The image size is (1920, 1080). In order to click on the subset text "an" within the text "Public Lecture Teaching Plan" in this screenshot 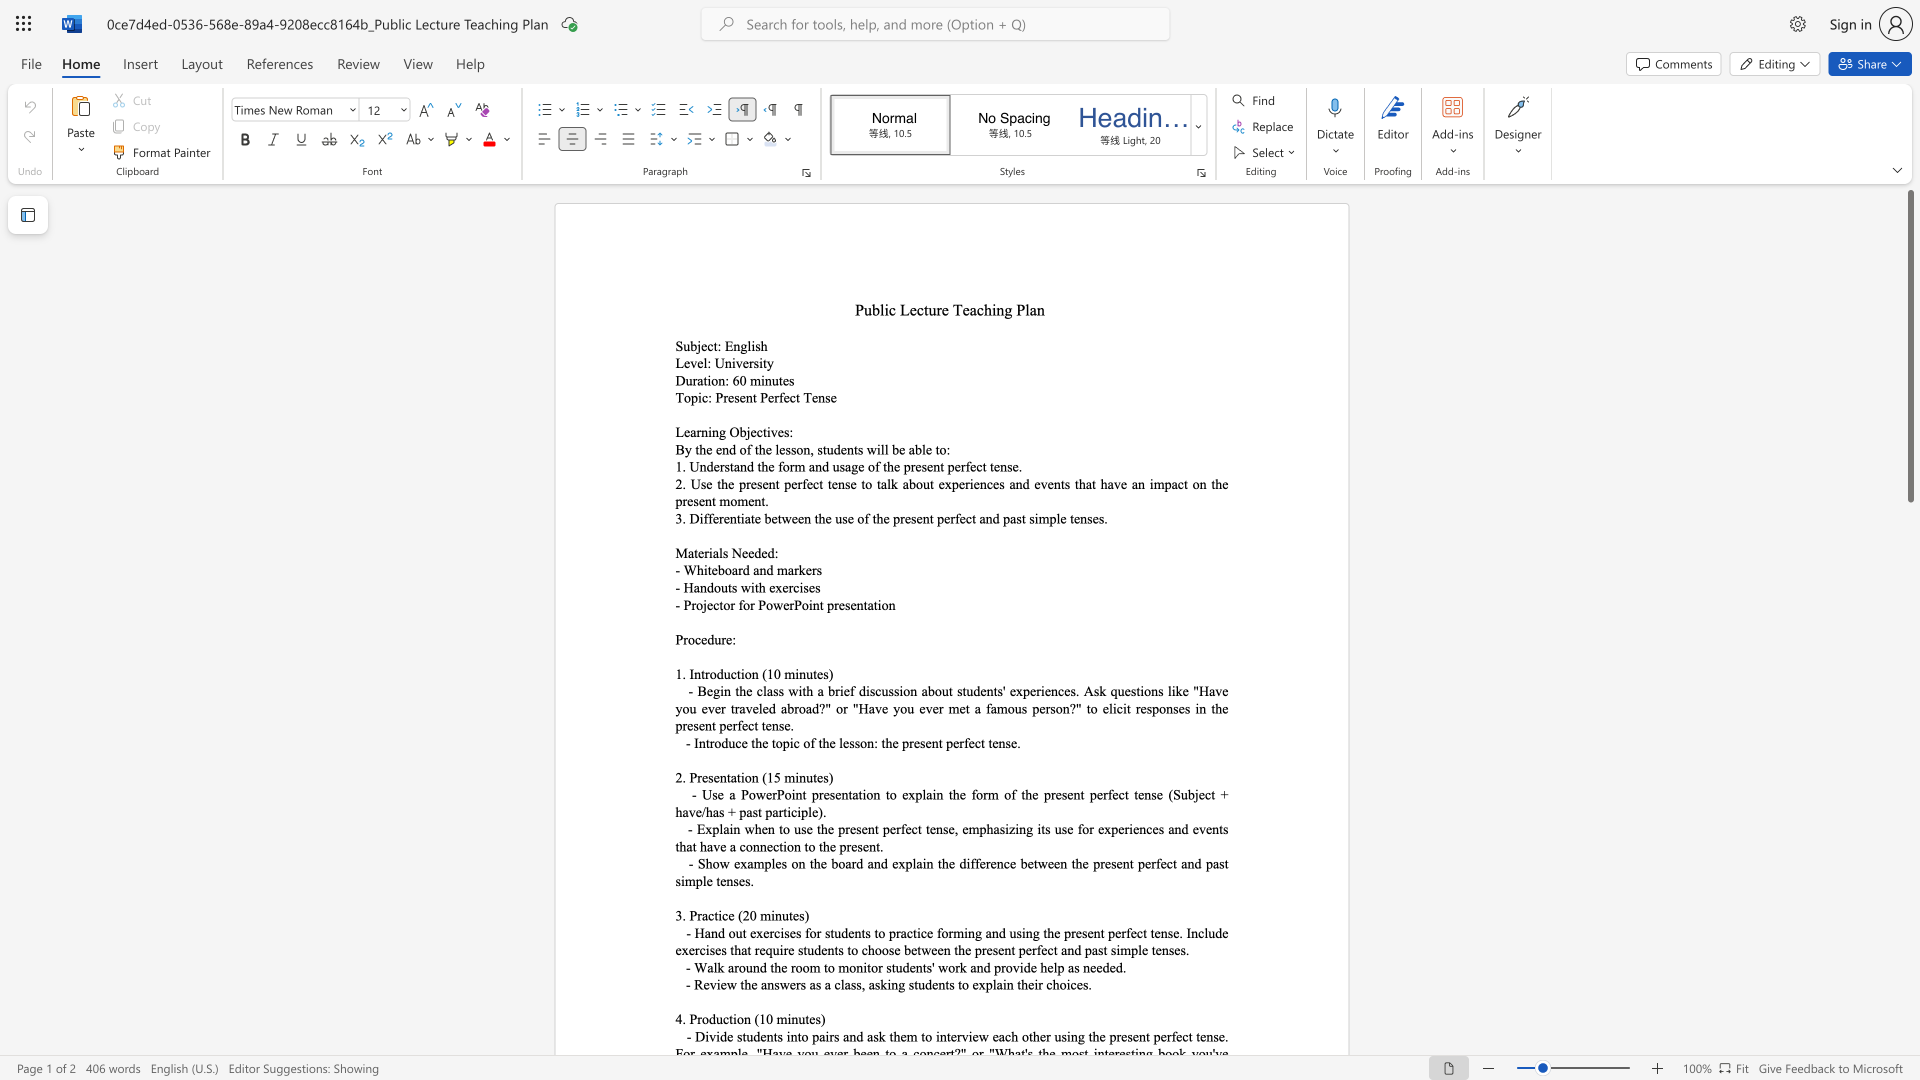, I will do `click(1029, 309)`.